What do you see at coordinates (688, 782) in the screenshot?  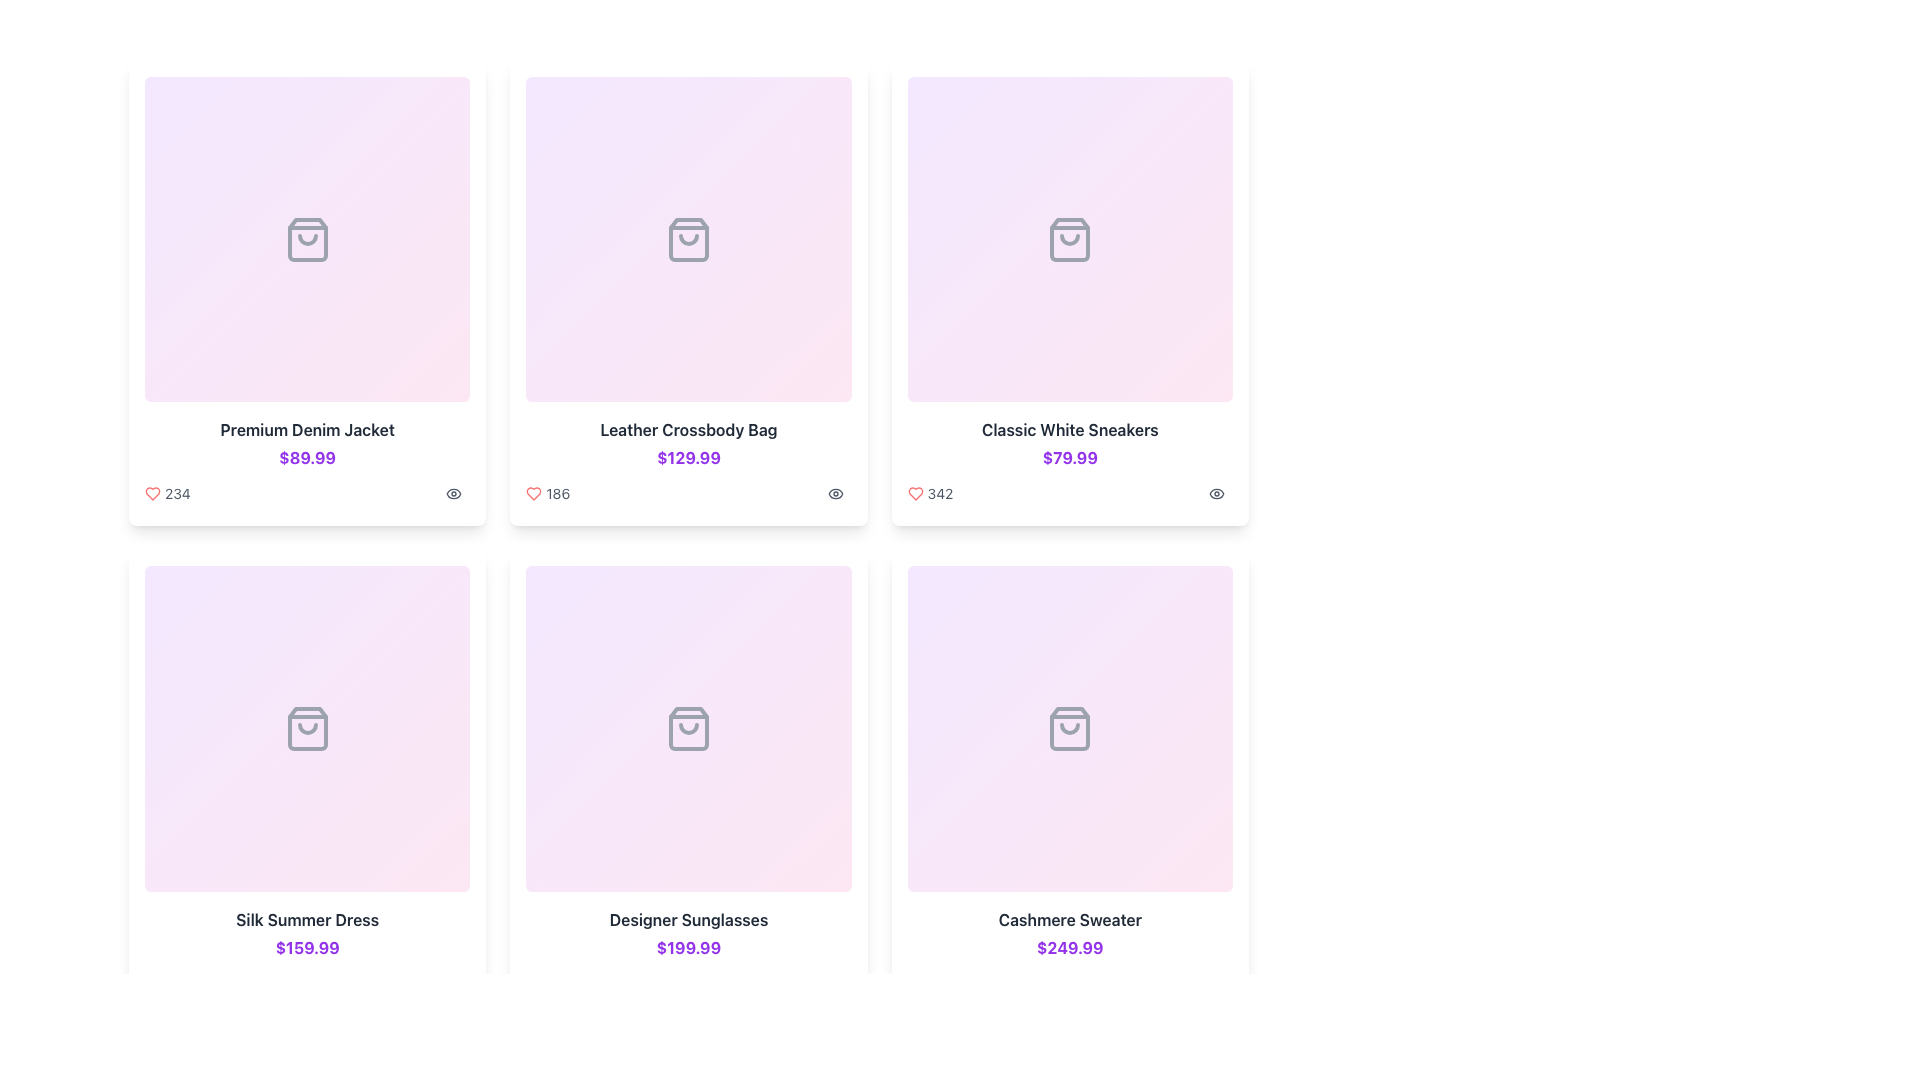 I see `on the product card element located in the second row and second column of the grid layout, which represents a product item for viewing details` at bounding box center [688, 782].